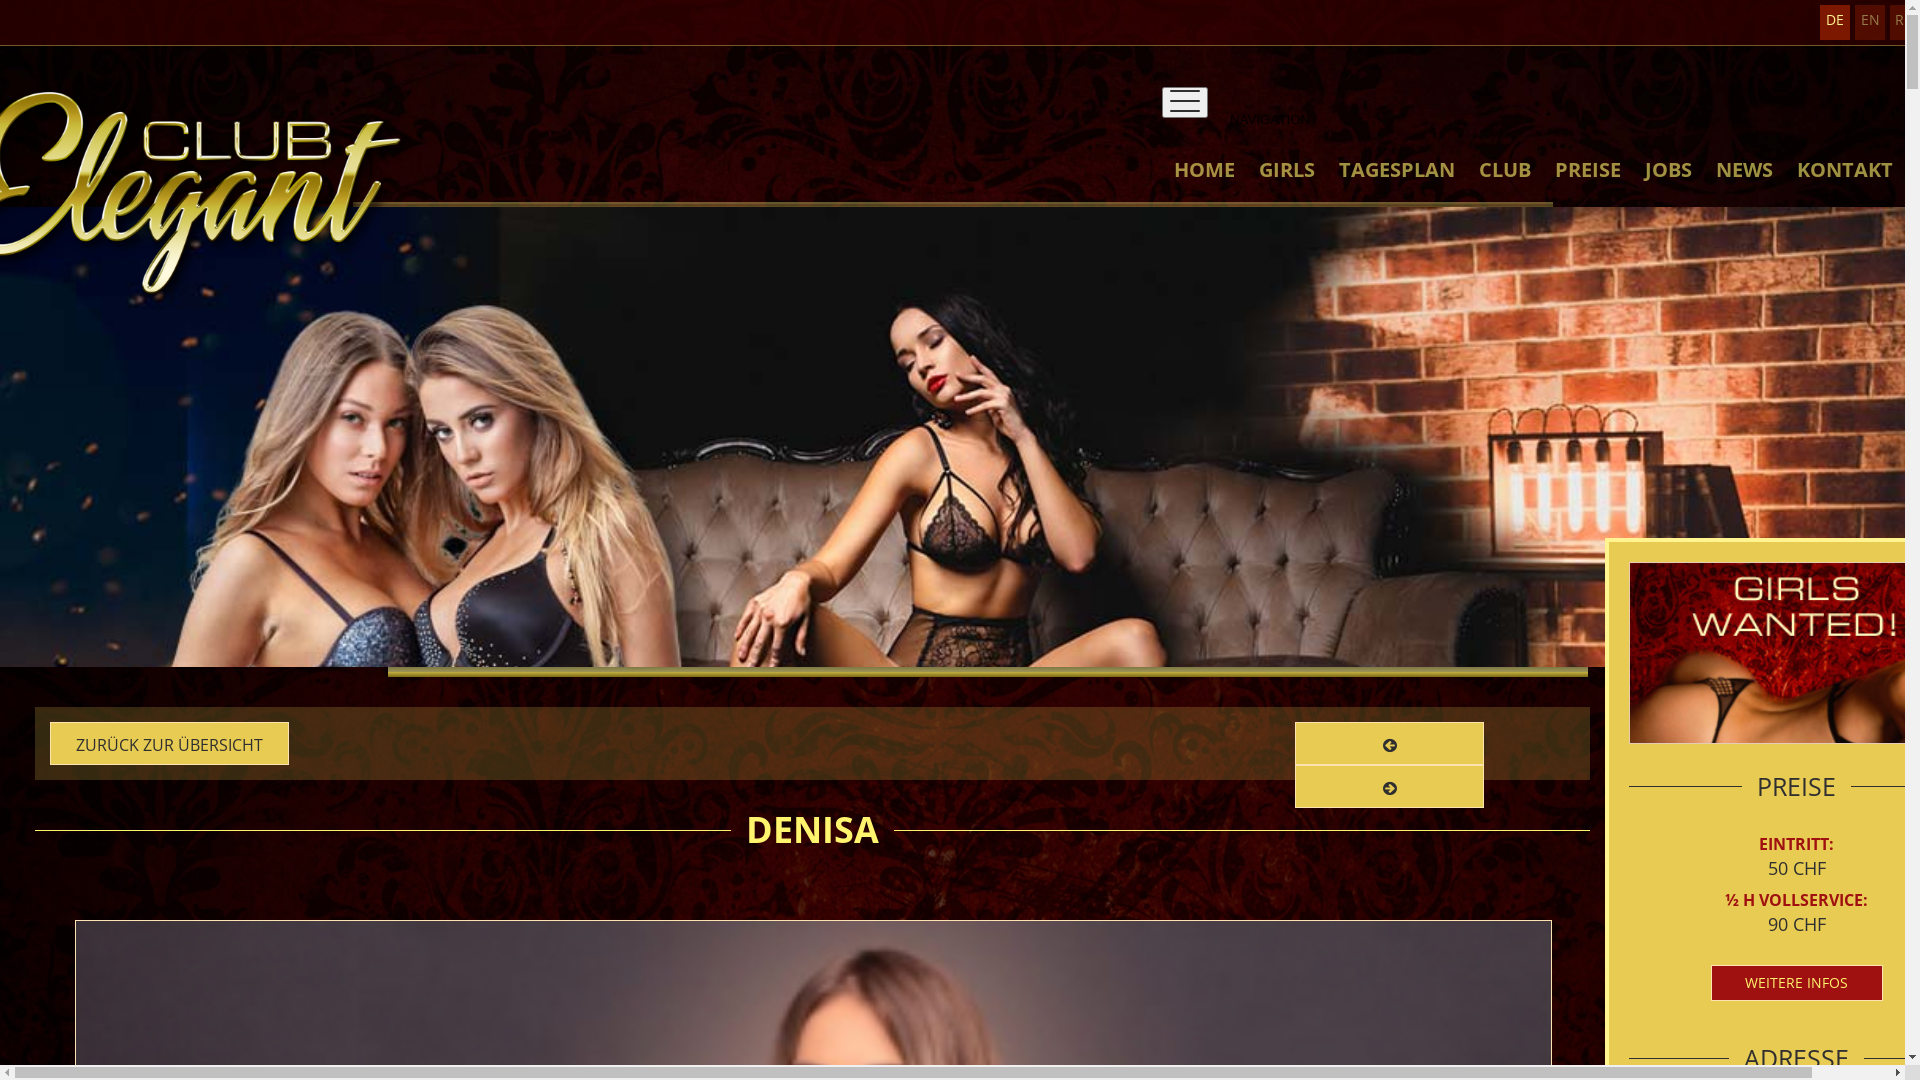 The width and height of the screenshot is (1920, 1080). What do you see at coordinates (1541, 188) in the screenshot?
I see `'PREISE'` at bounding box center [1541, 188].